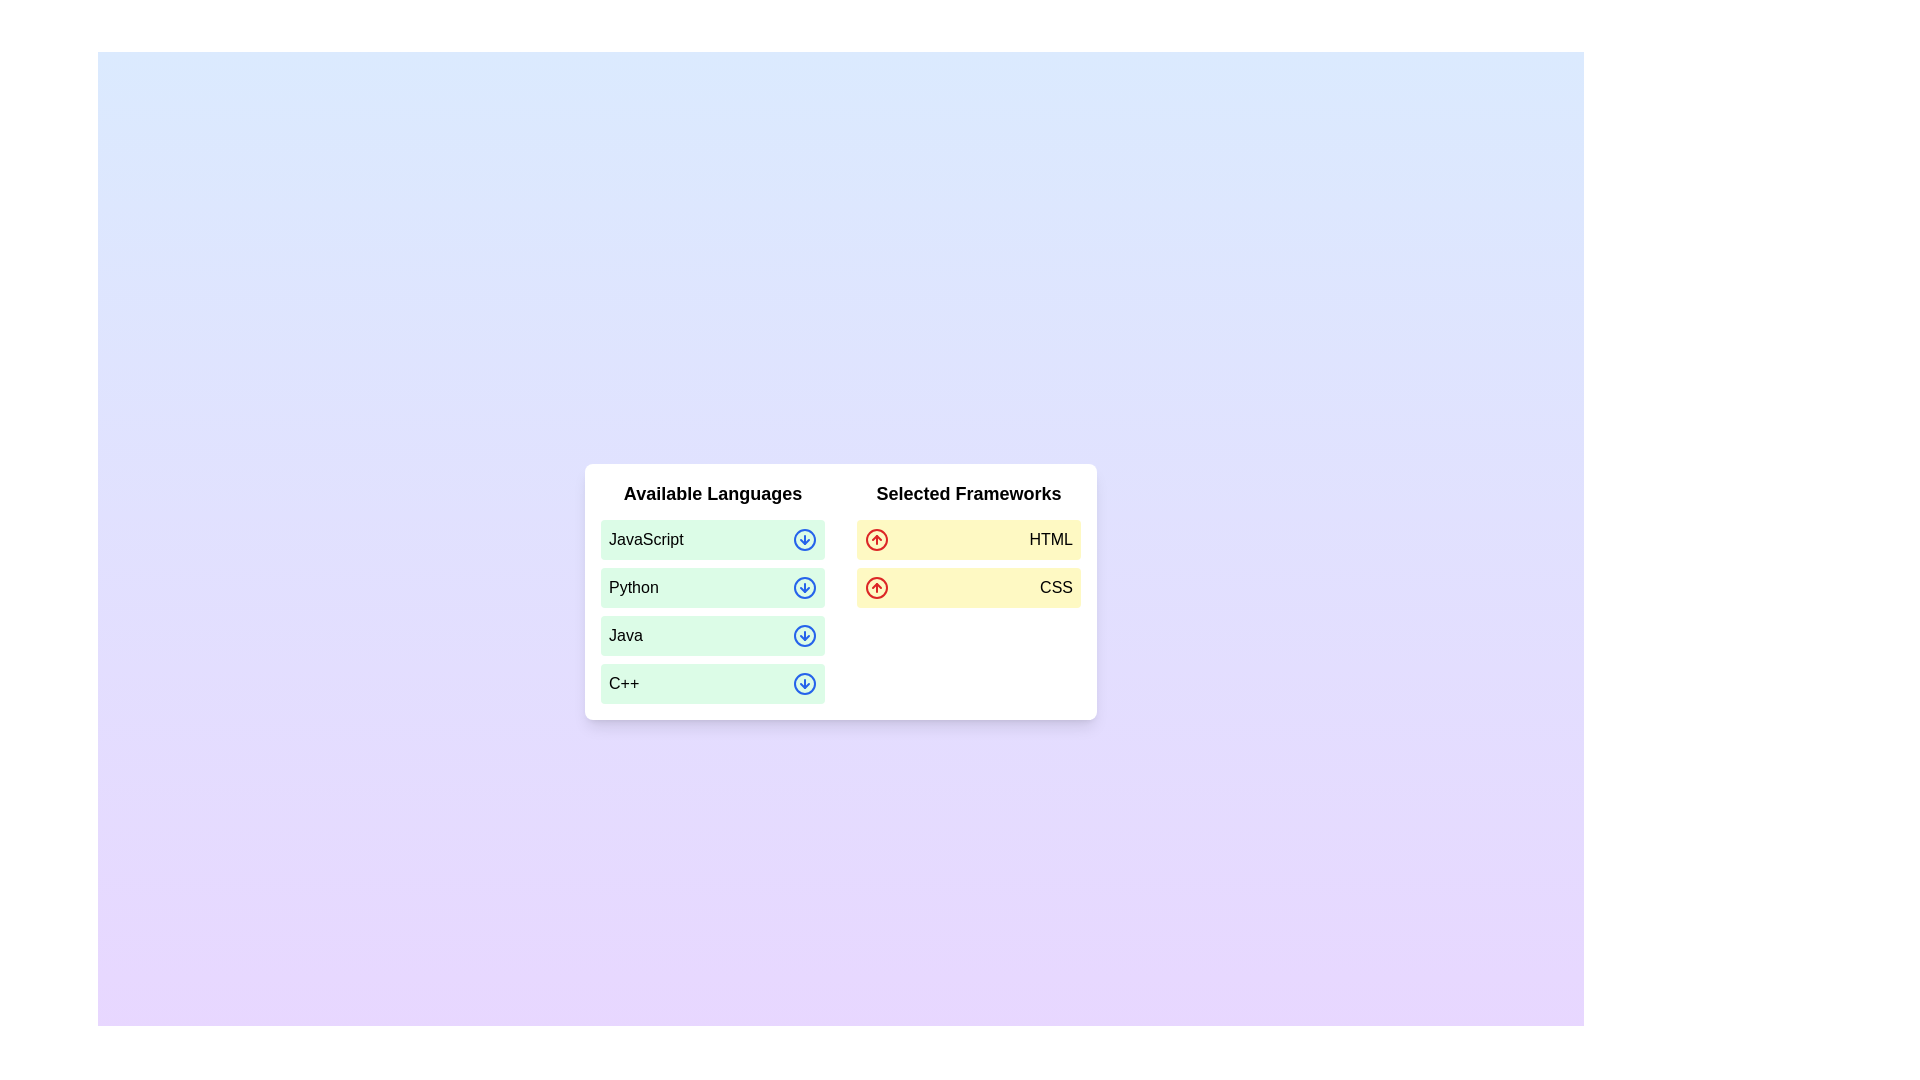 The width and height of the screenshot is (1920, 1080). I want to click on the icon corresponding to JavaScript, so click(805, 540).